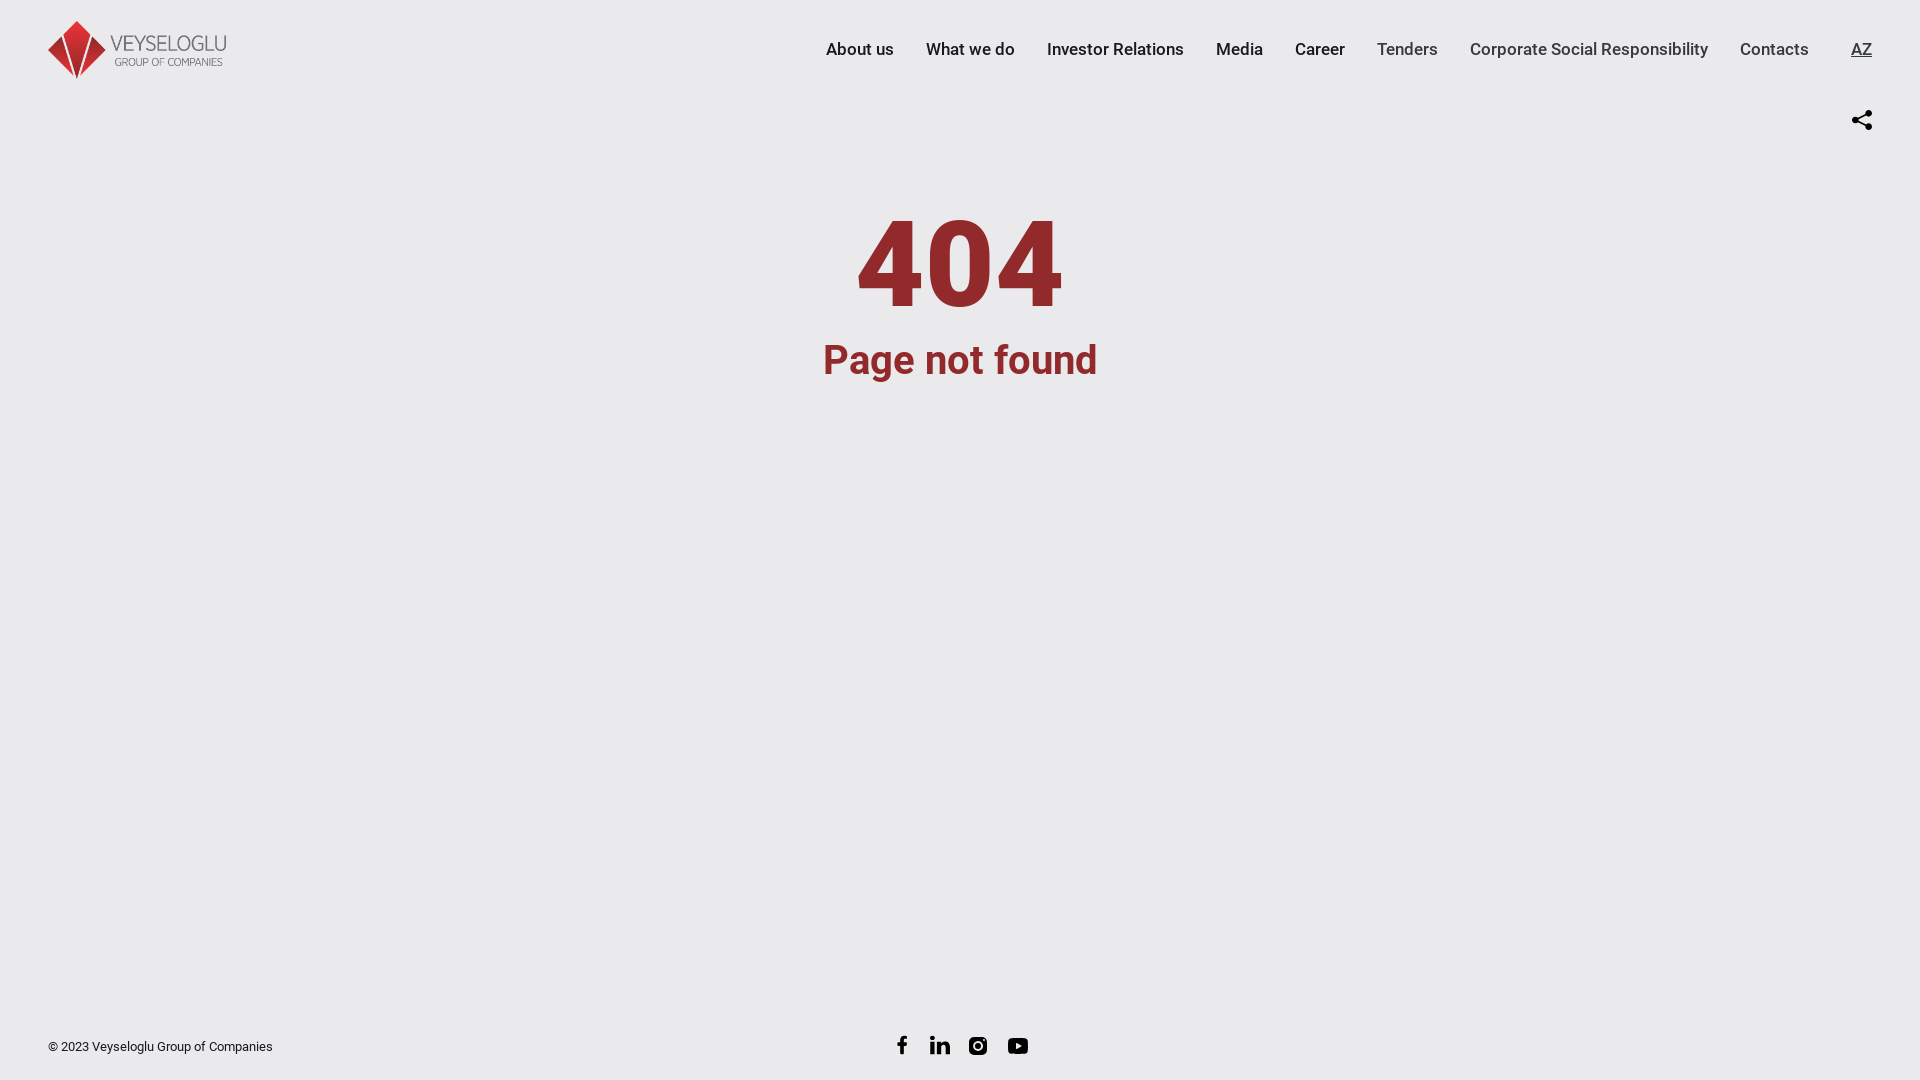  I want to click on 'Corporate Social Responsibility', so click(1587, 48).